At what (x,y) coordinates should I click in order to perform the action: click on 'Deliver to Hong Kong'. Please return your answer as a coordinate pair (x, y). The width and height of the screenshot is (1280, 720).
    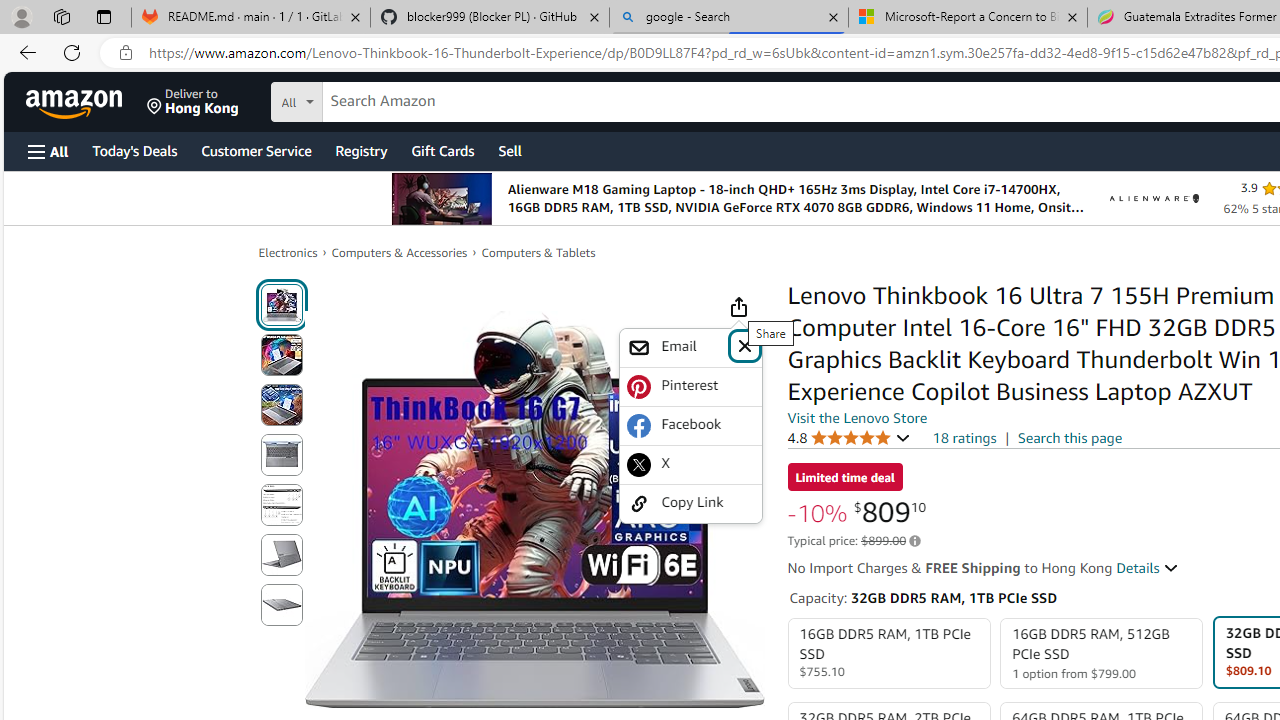
    Looking at the image, I should click on (193, 101).